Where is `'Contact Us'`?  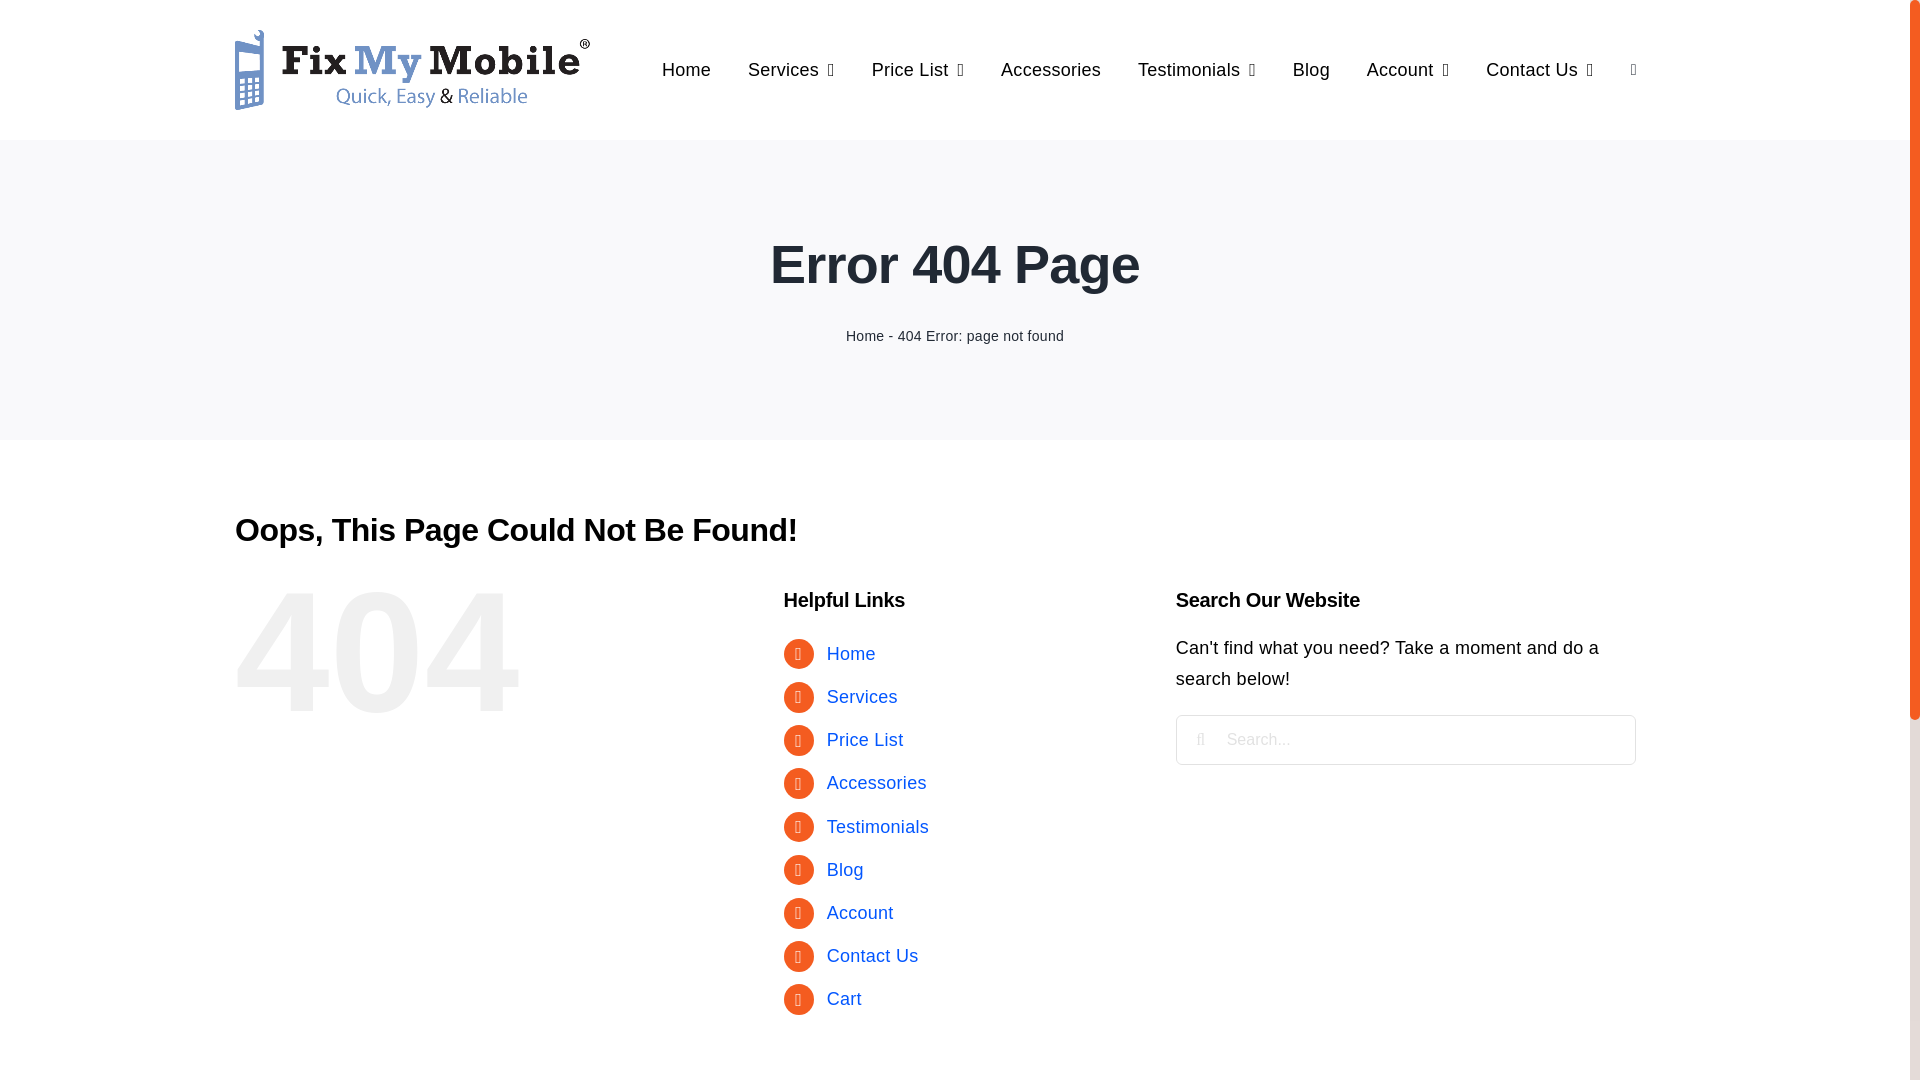
'Contact Us' is located at coordinates (826, 955).